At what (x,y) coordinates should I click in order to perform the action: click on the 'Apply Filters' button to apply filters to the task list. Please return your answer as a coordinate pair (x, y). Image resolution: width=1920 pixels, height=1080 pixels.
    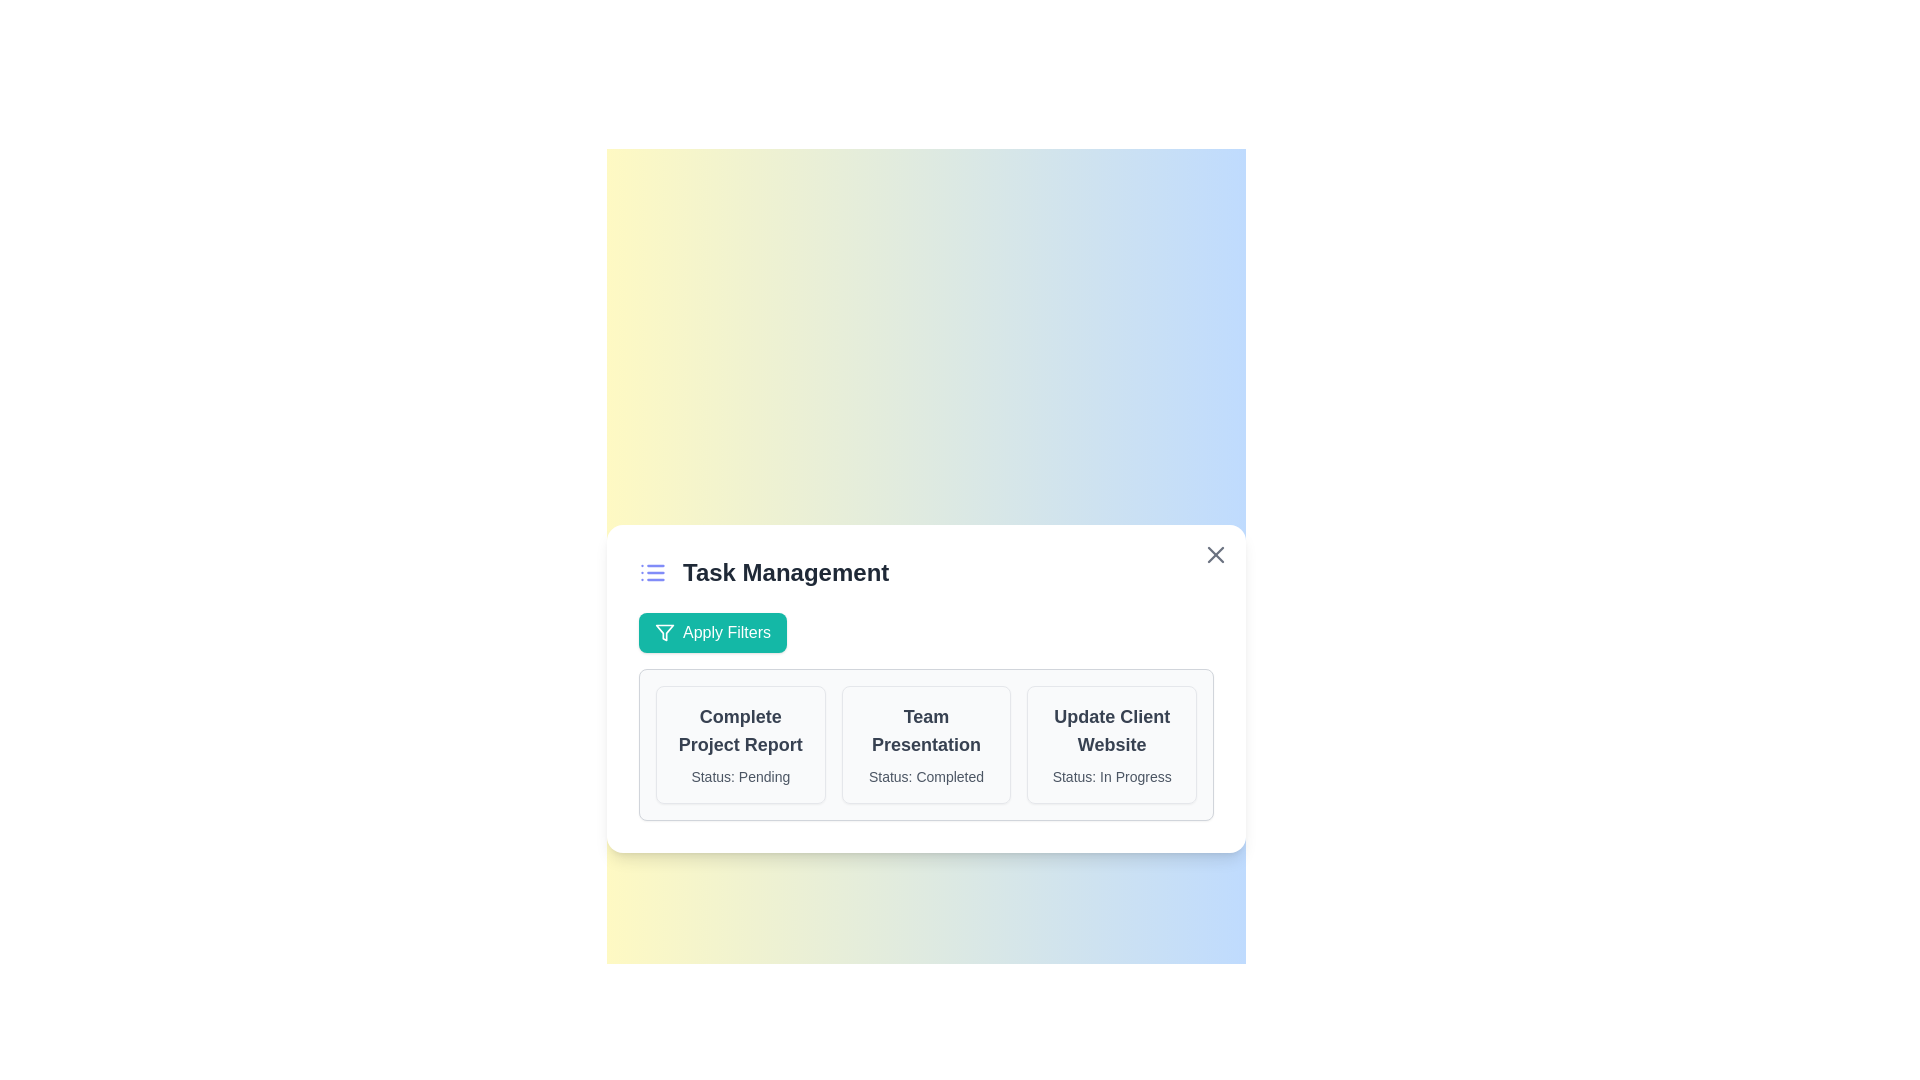
    Looking at the image, I should click on (713, 632).